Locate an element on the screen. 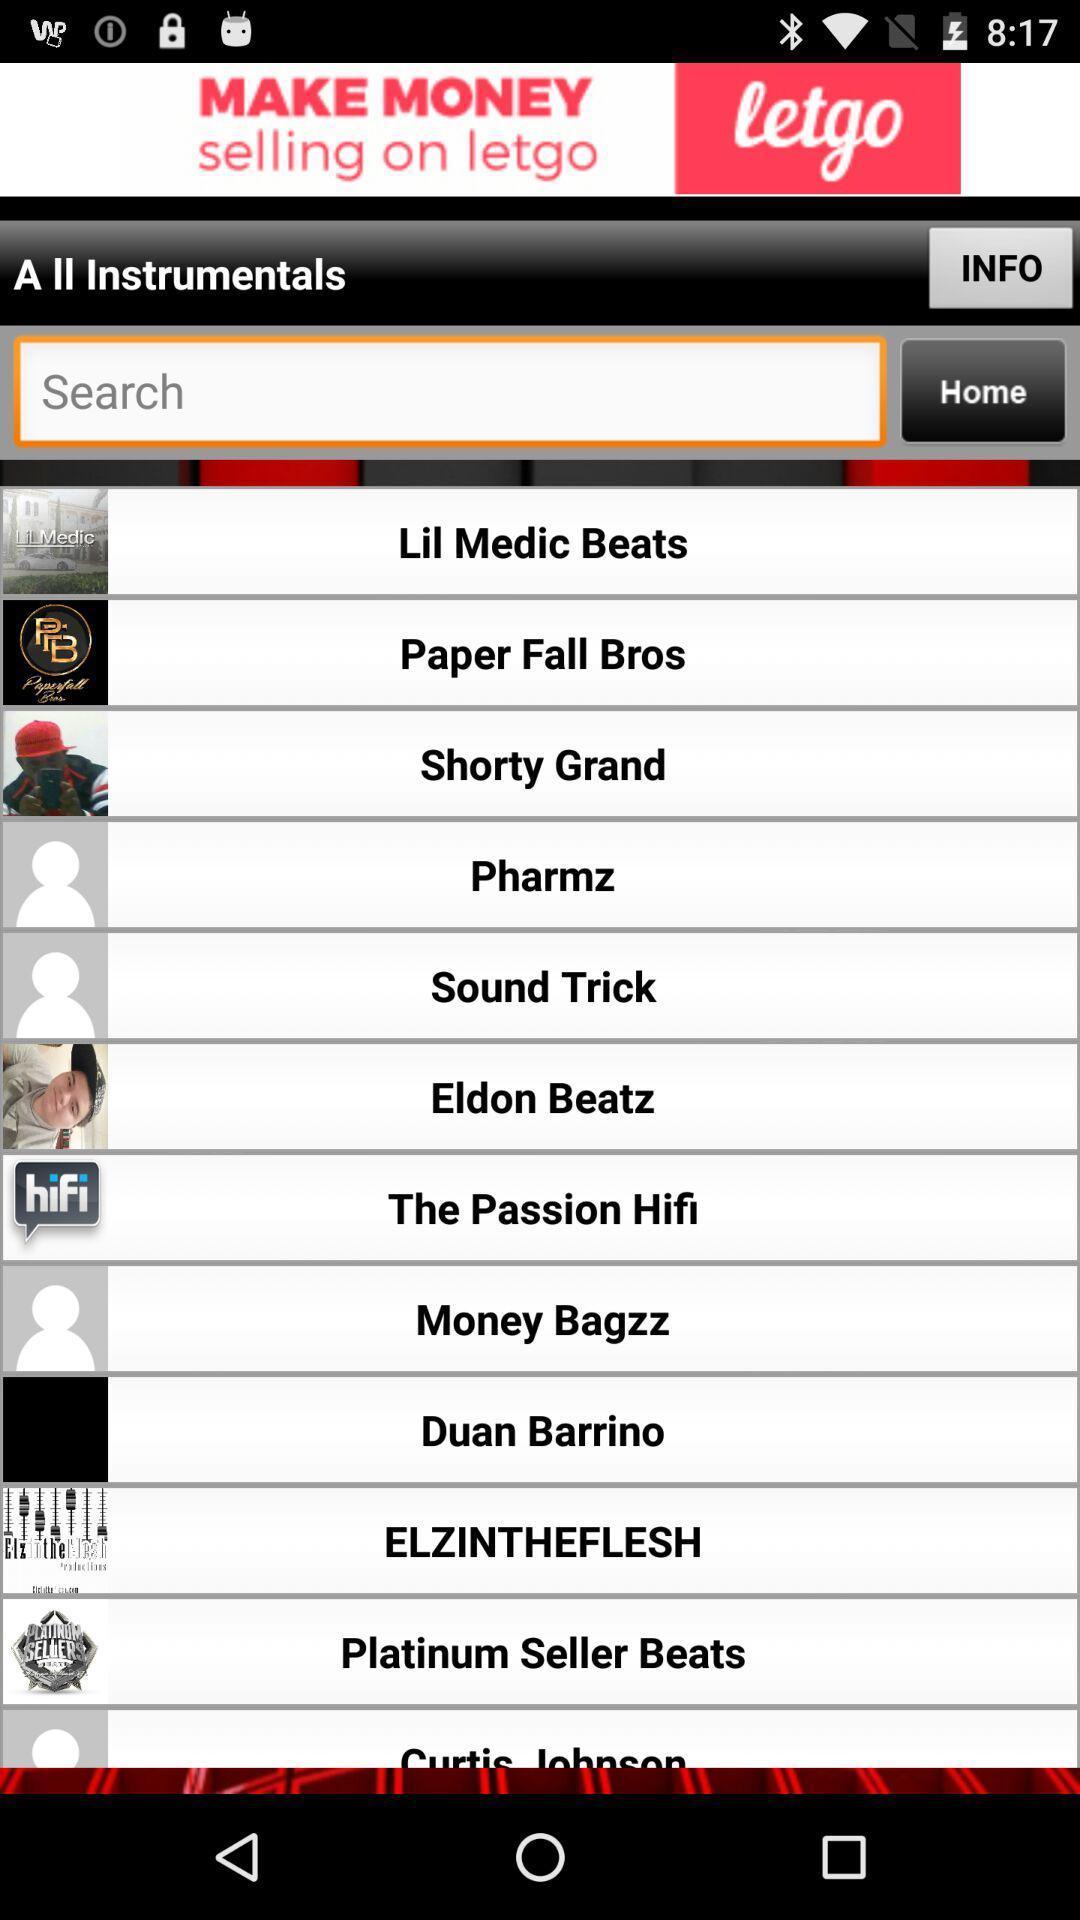  serch is located at coordinates (450, 396).